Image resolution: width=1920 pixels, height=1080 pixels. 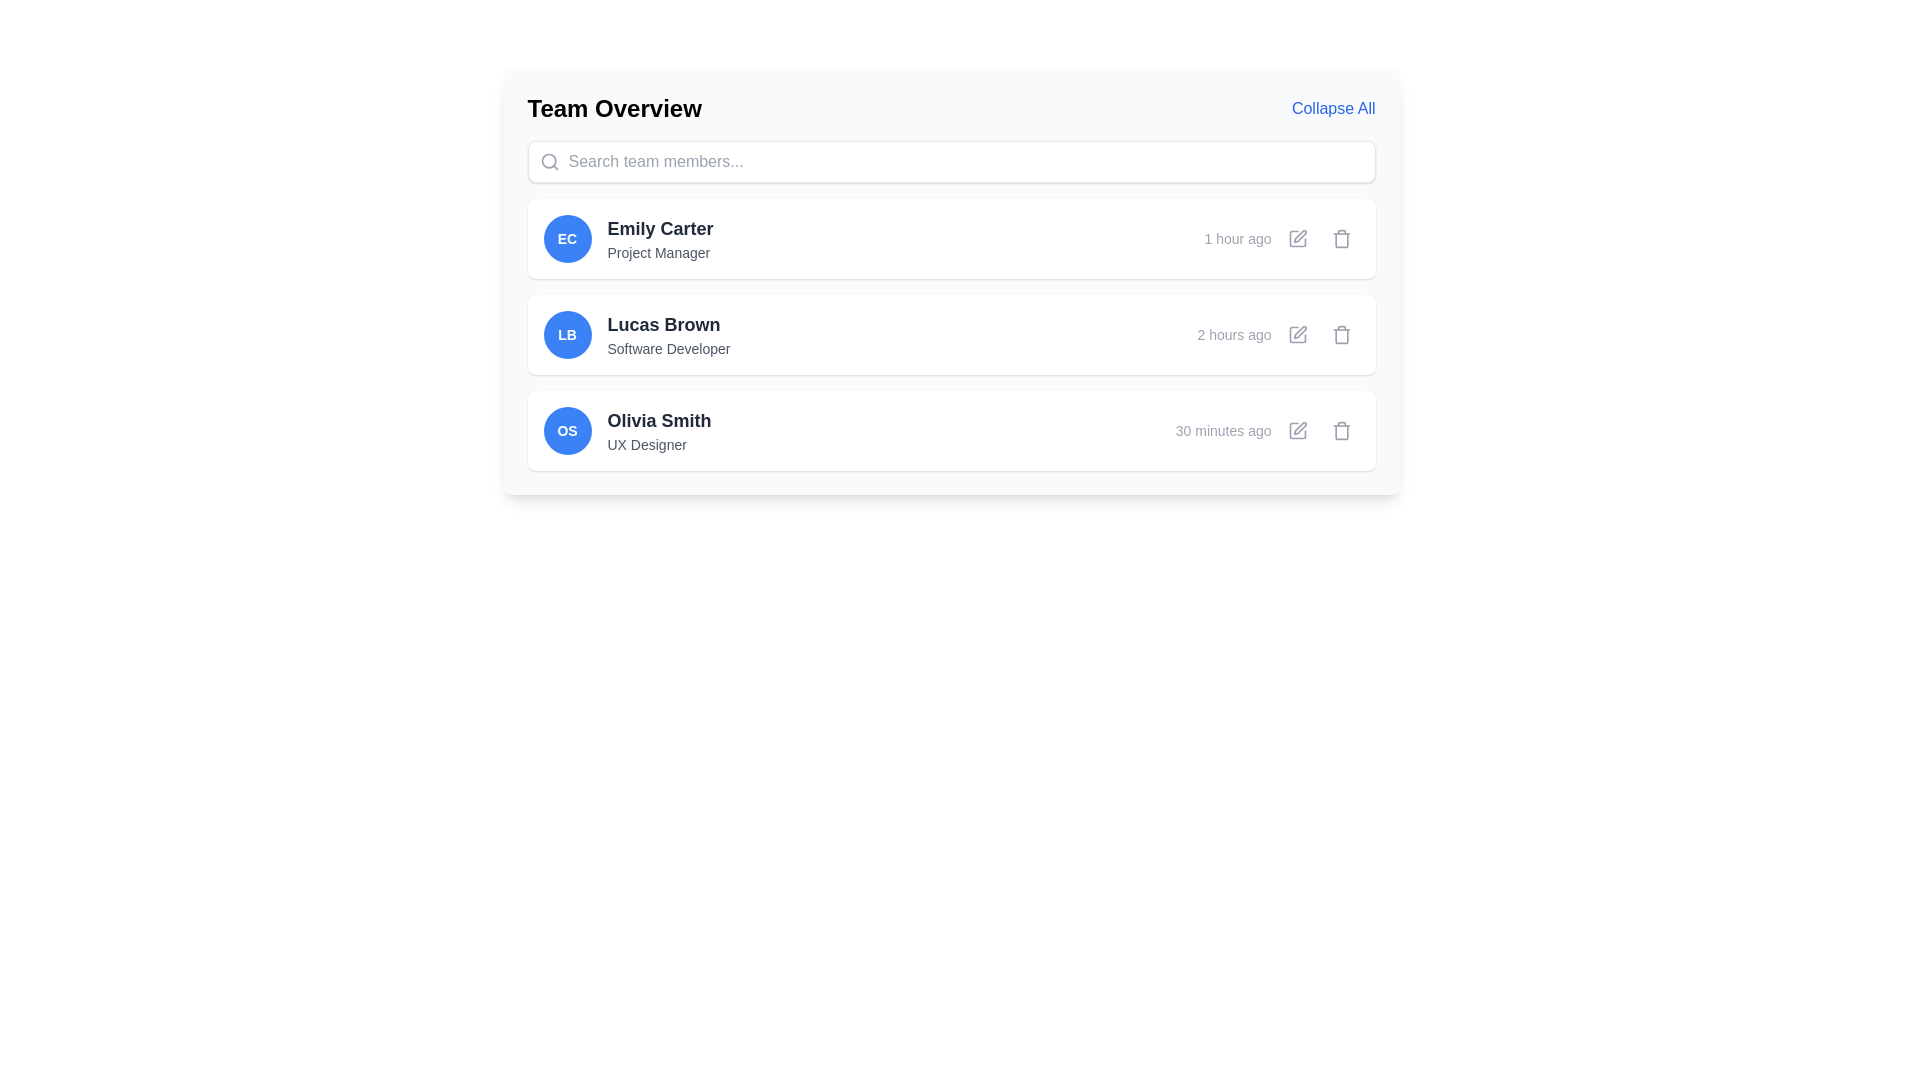 I want to click on the trash can icon delete button located next to the timestamp '2 hours ago' for Lucas Brown, so click(x=1341, y=334).